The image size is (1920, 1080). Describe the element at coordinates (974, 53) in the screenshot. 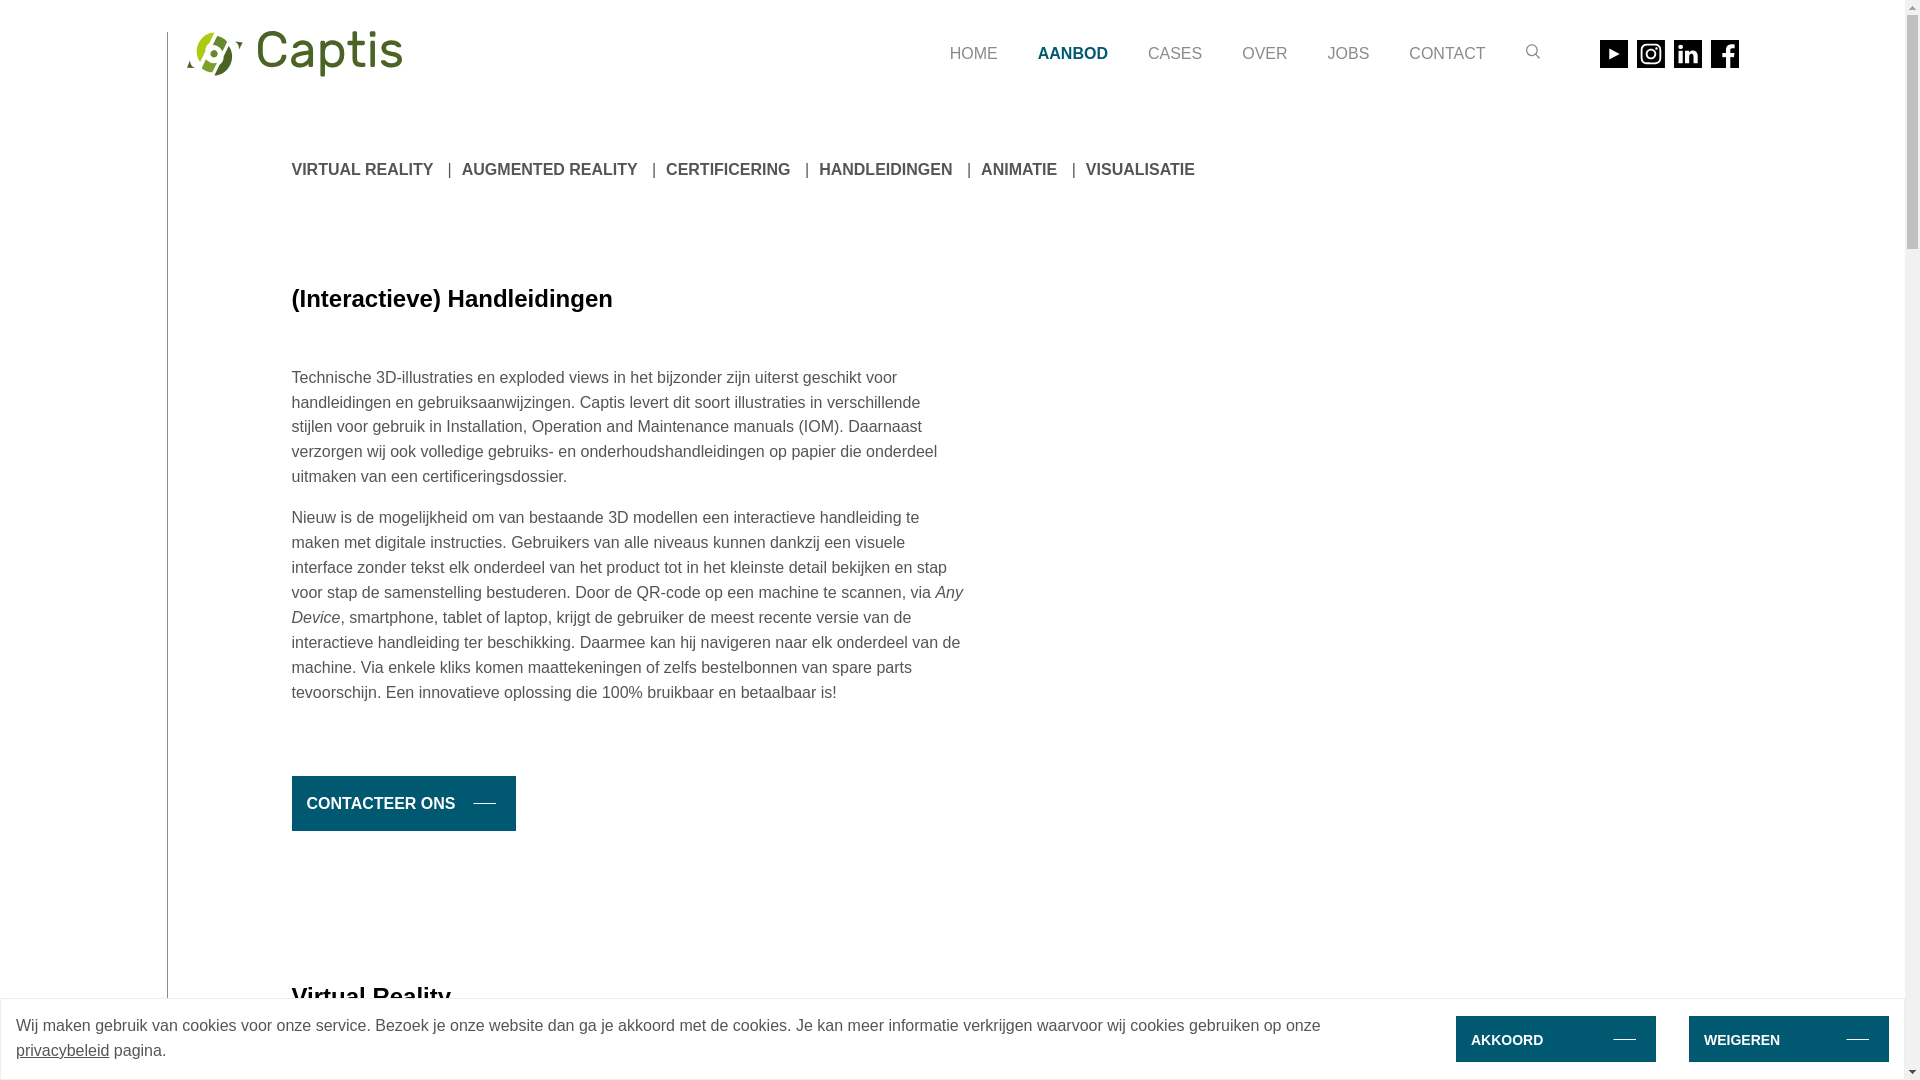

I see `'HOME'` at that location.